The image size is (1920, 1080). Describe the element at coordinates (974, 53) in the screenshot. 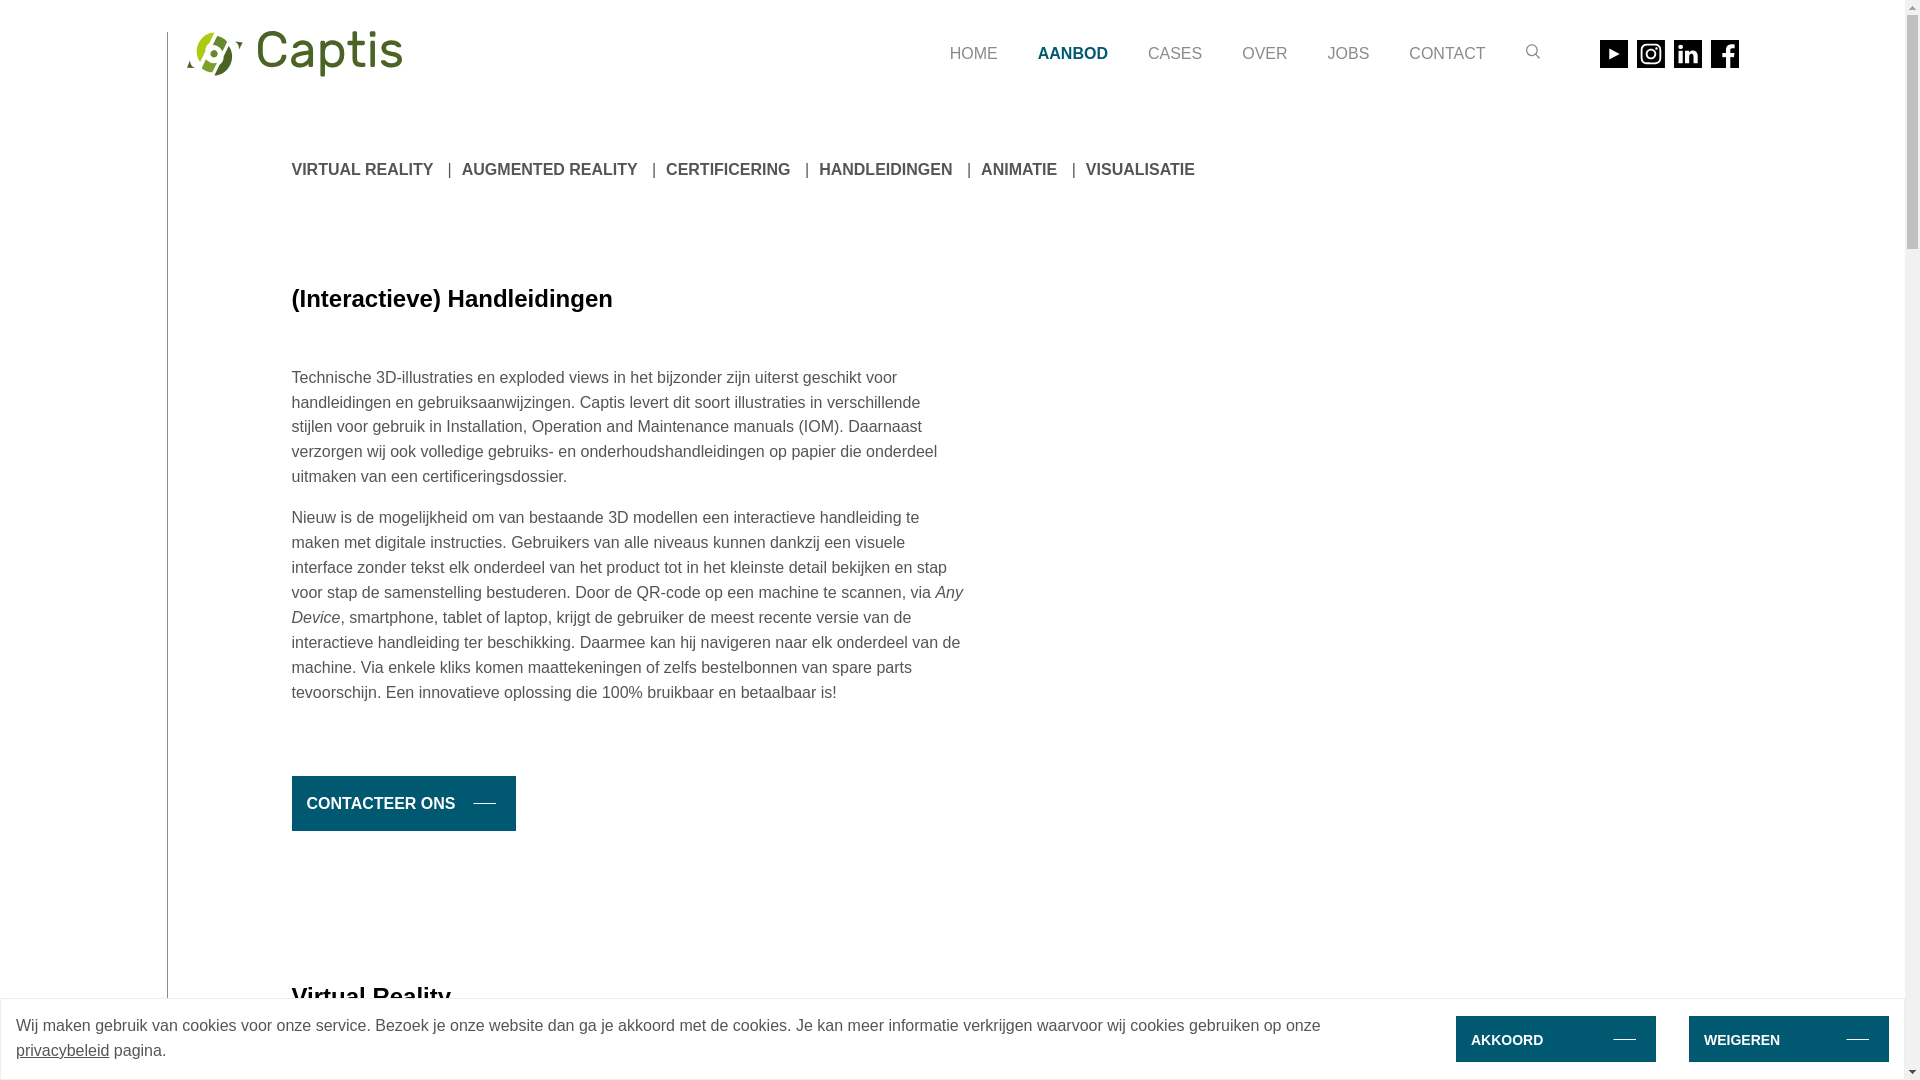

I see `'HOME'` at that location.